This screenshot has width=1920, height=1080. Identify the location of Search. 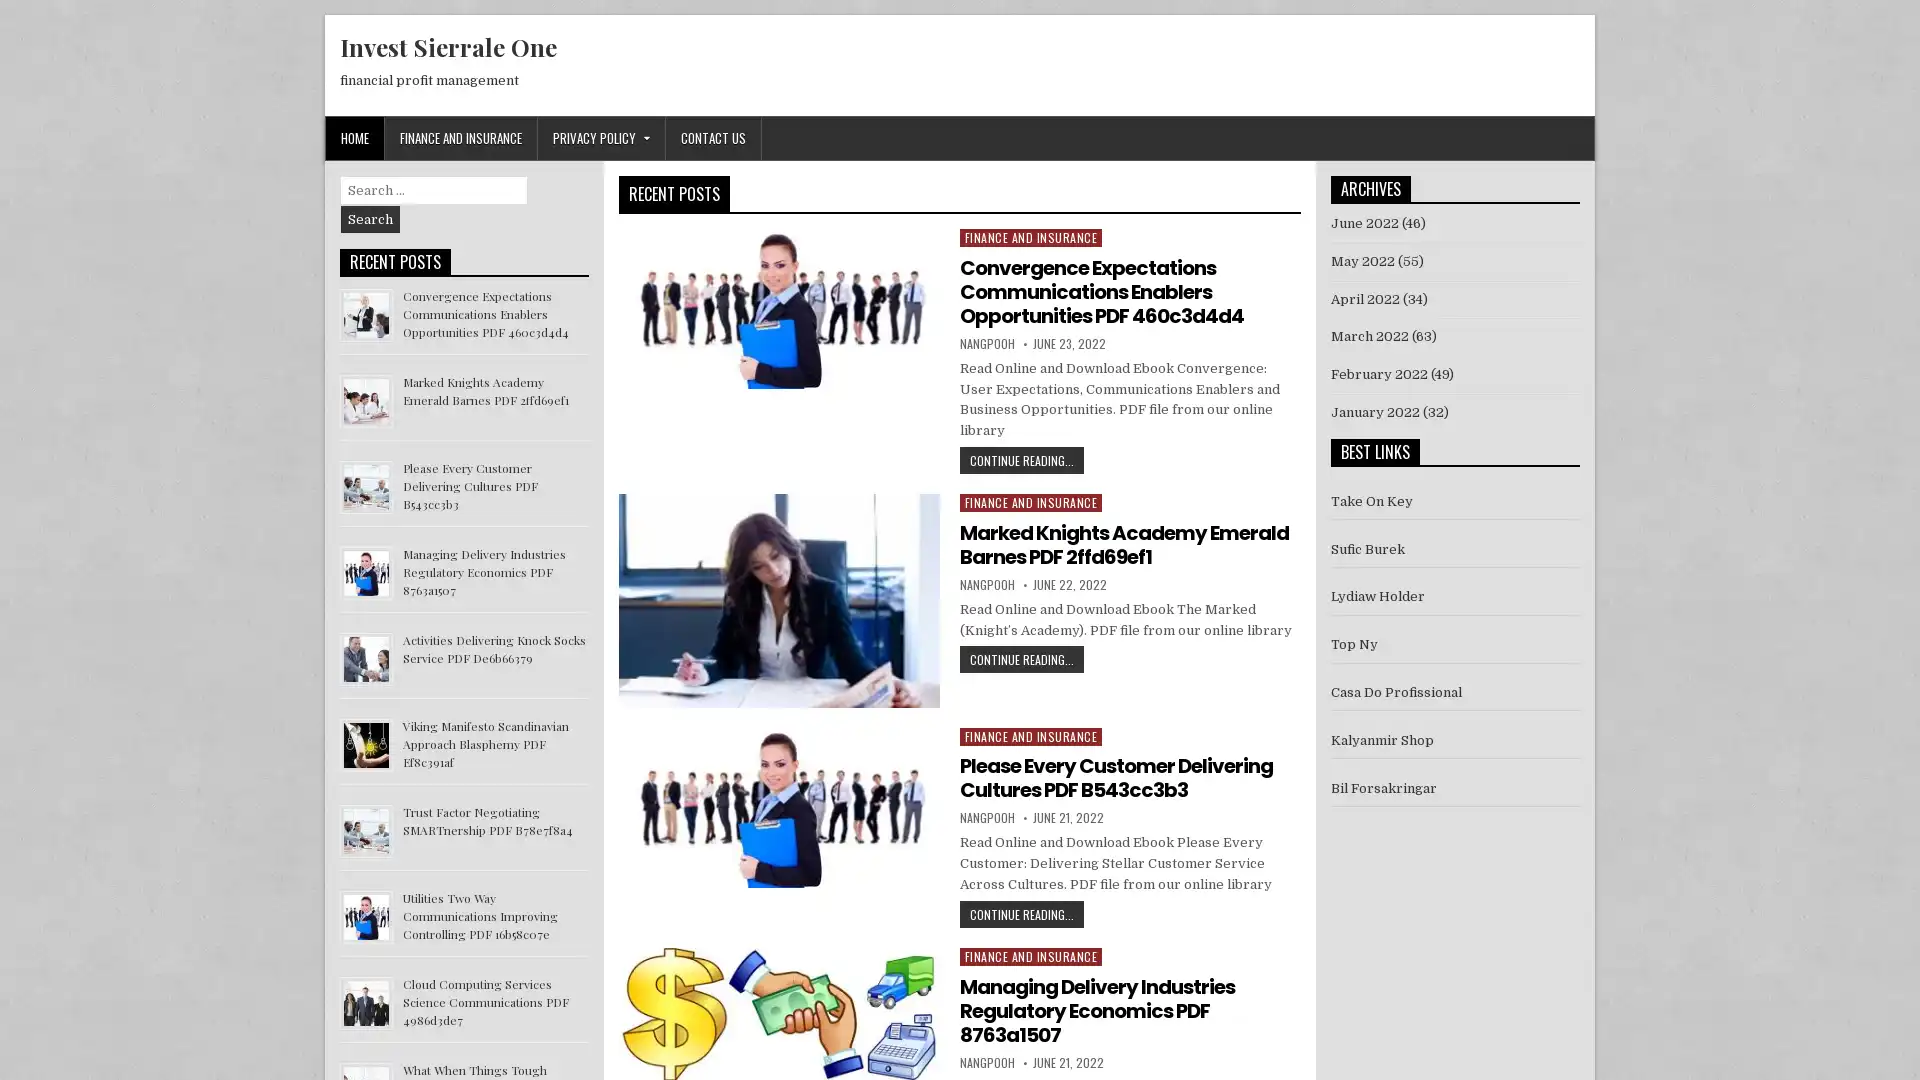
(370, 219).